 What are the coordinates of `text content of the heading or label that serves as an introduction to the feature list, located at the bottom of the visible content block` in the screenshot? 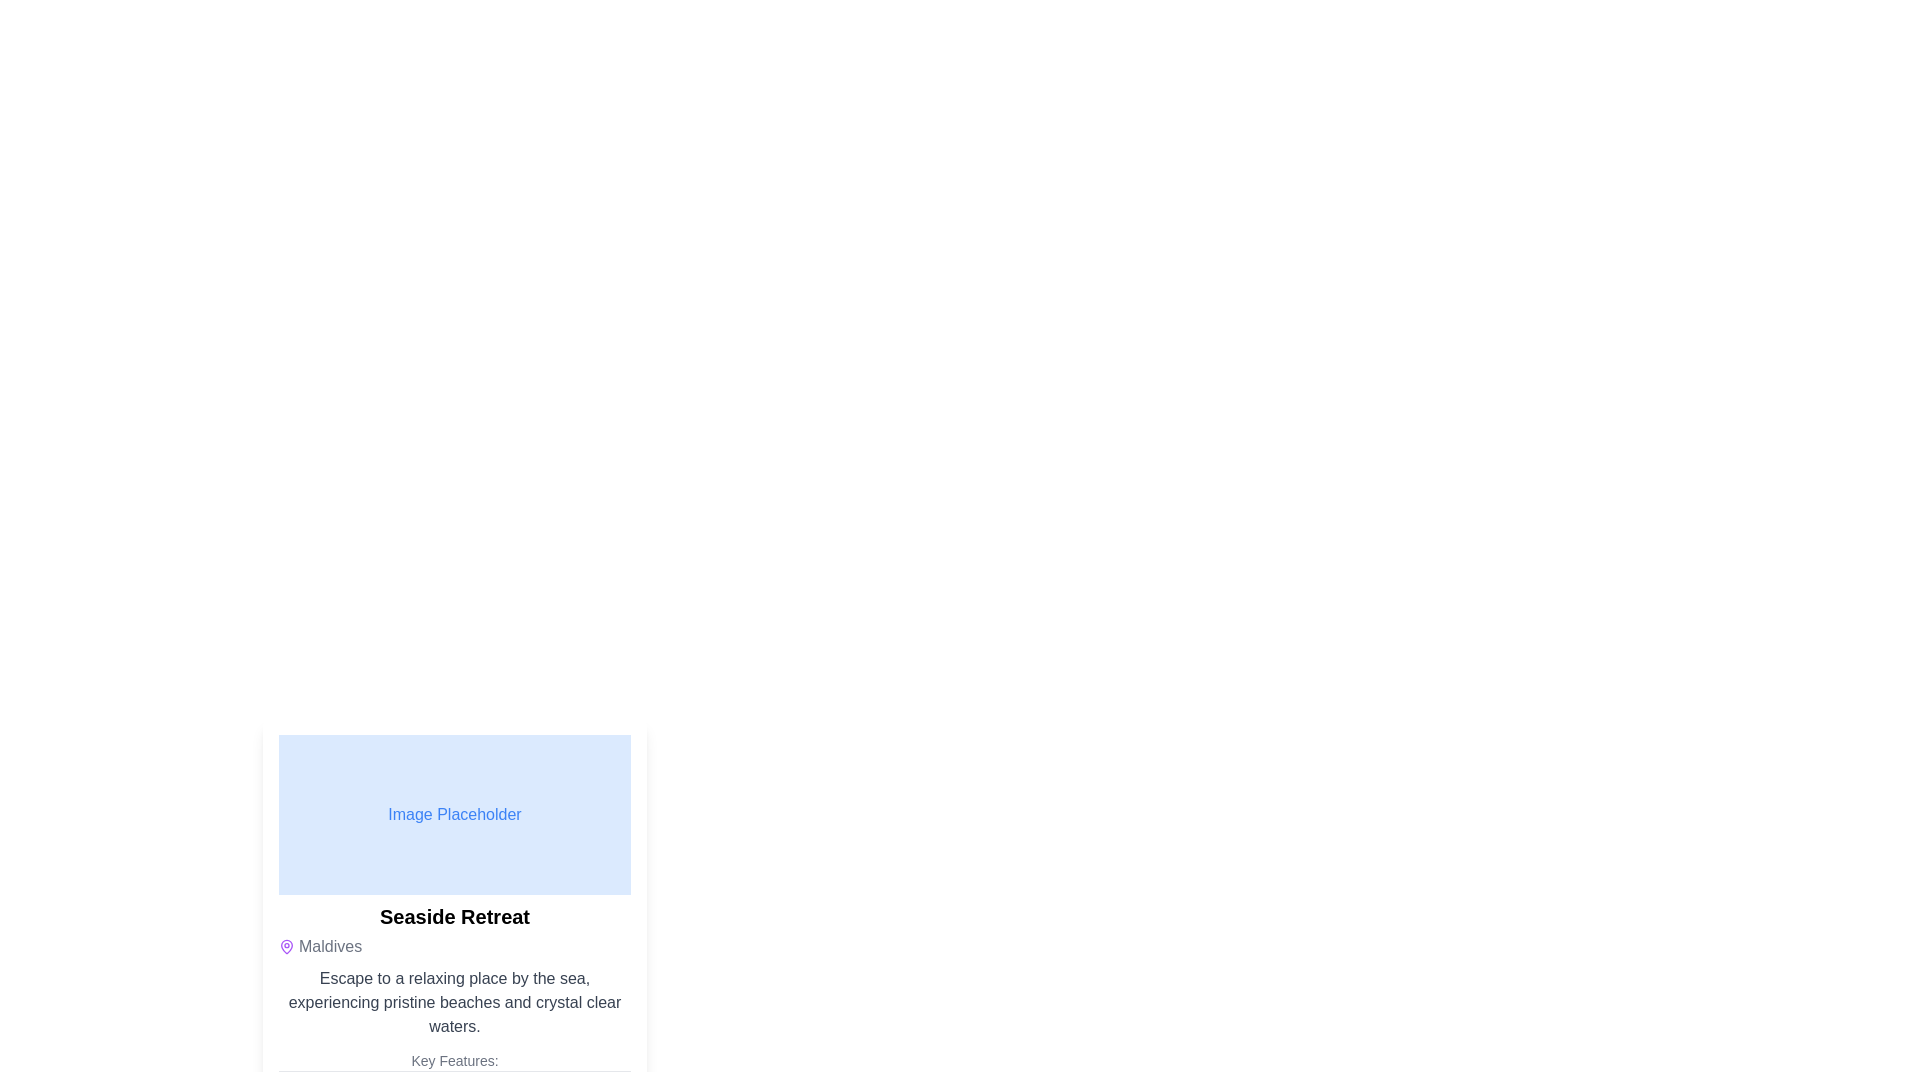 It's located at (454, 1059).